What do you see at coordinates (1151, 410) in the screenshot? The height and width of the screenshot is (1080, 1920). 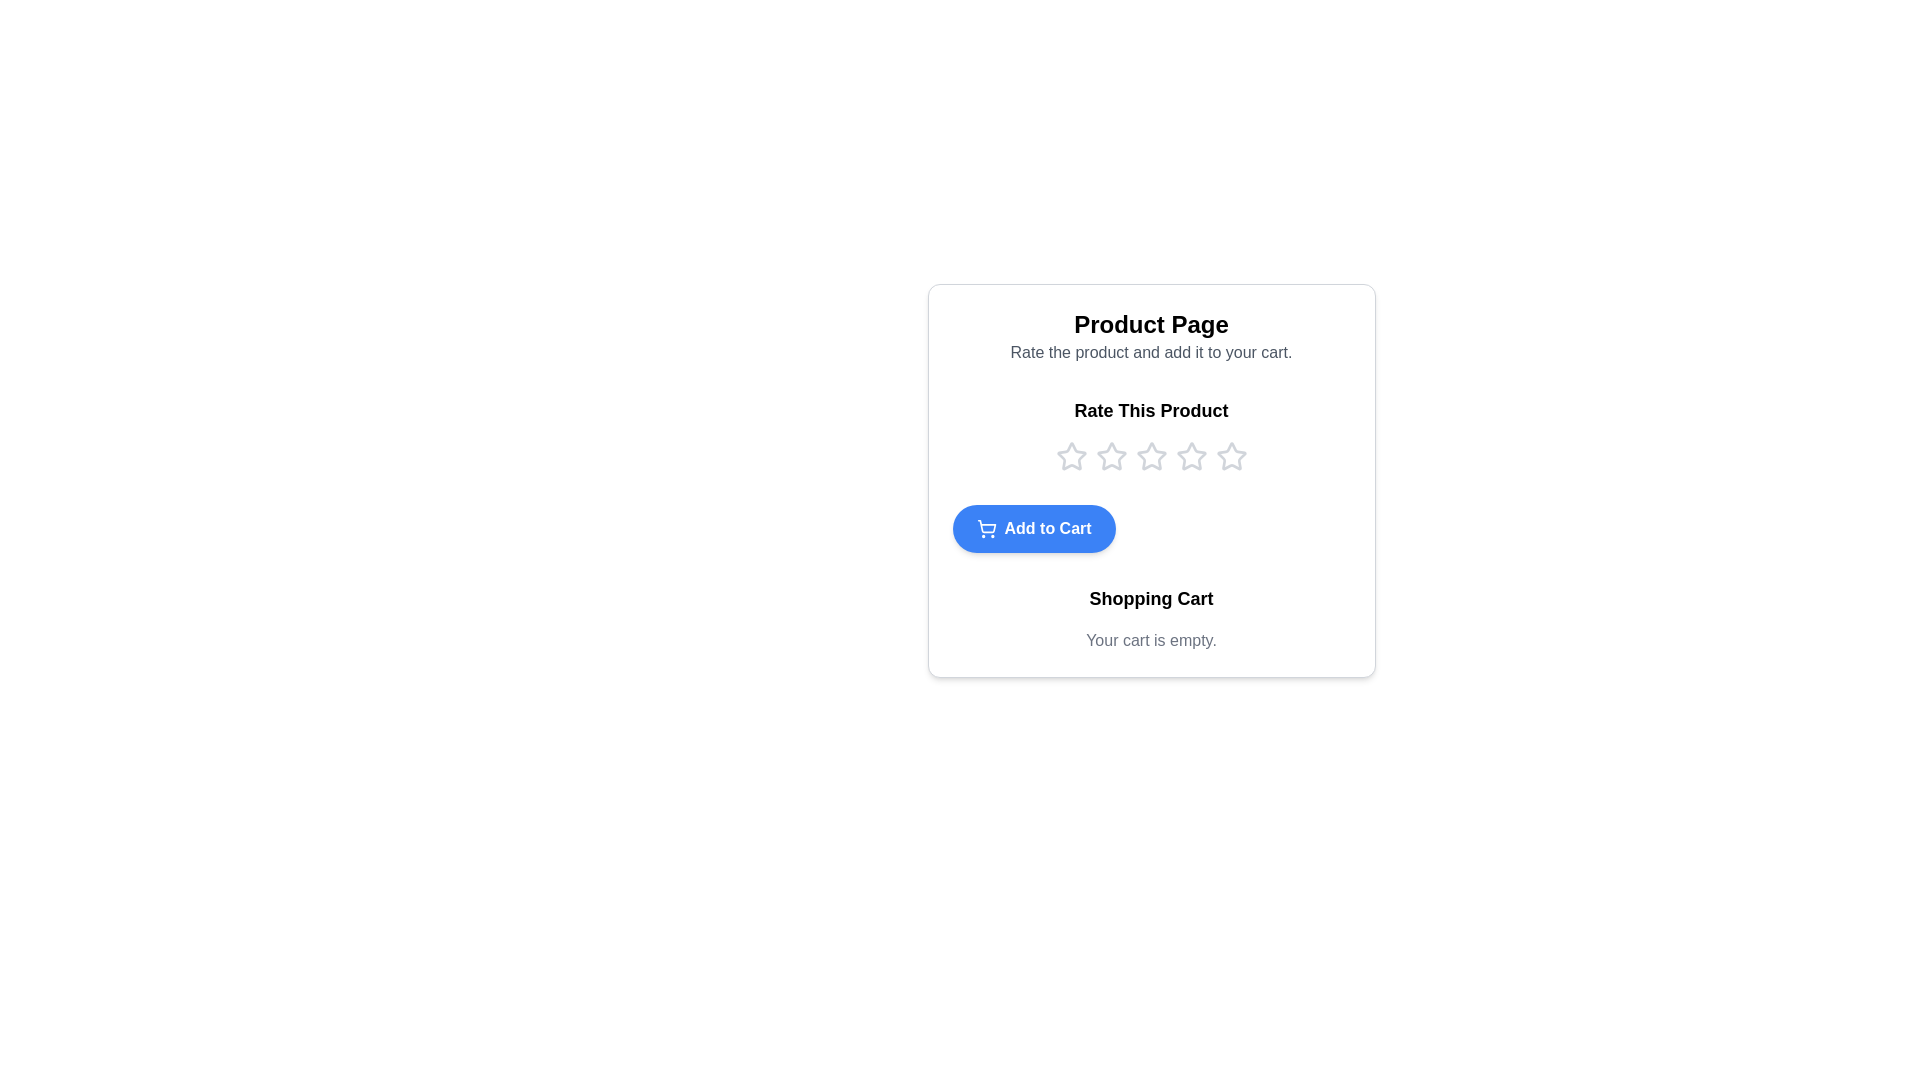 I see `the text label that introduces the section for rating or feedback, located centrally above the interactive star icons` at bounding box center [1151, 410].